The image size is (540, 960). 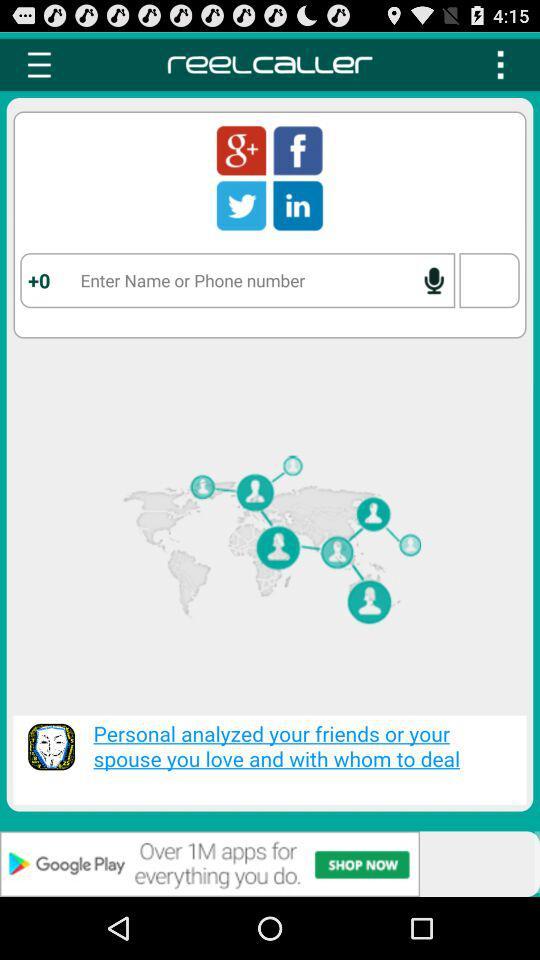 I want to click on linkedin, so click(x=297, y=205).